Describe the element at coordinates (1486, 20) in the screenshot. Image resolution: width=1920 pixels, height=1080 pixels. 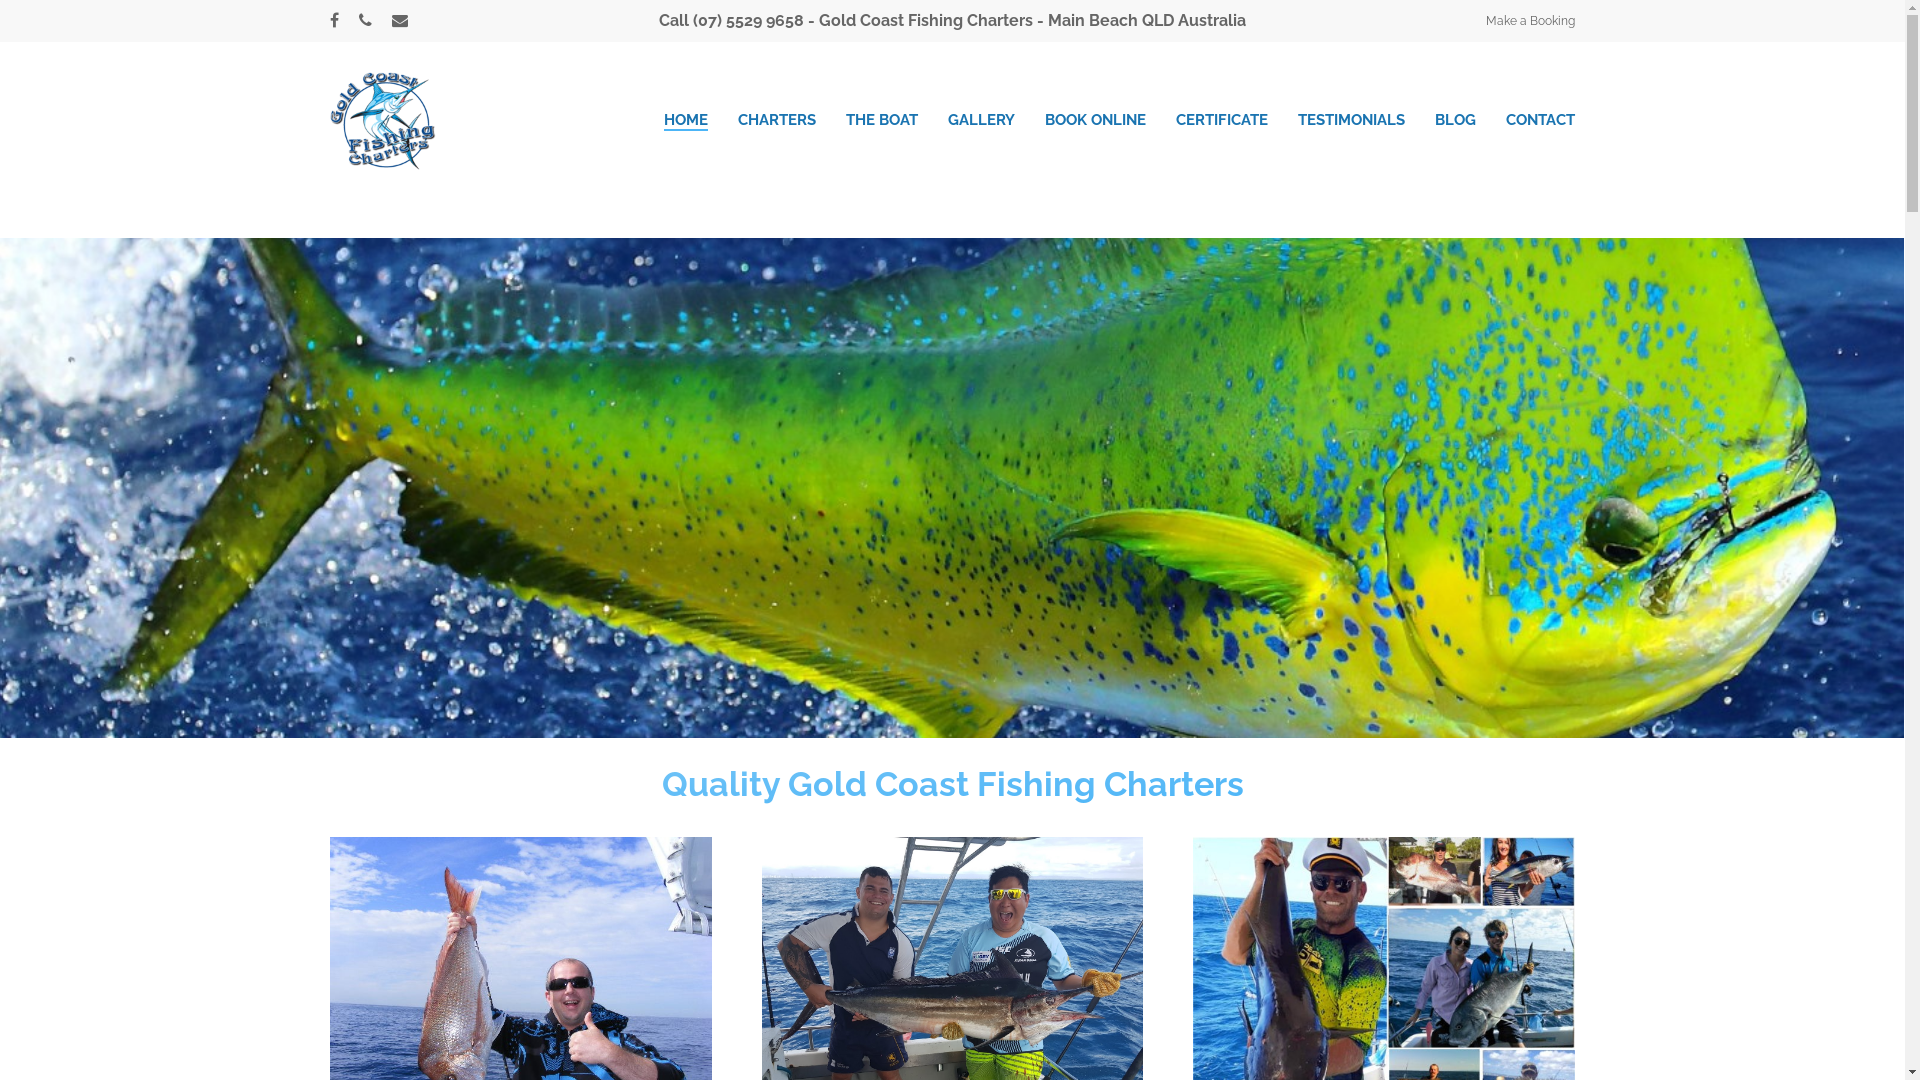
I see `'Make a Booking'` at that location.